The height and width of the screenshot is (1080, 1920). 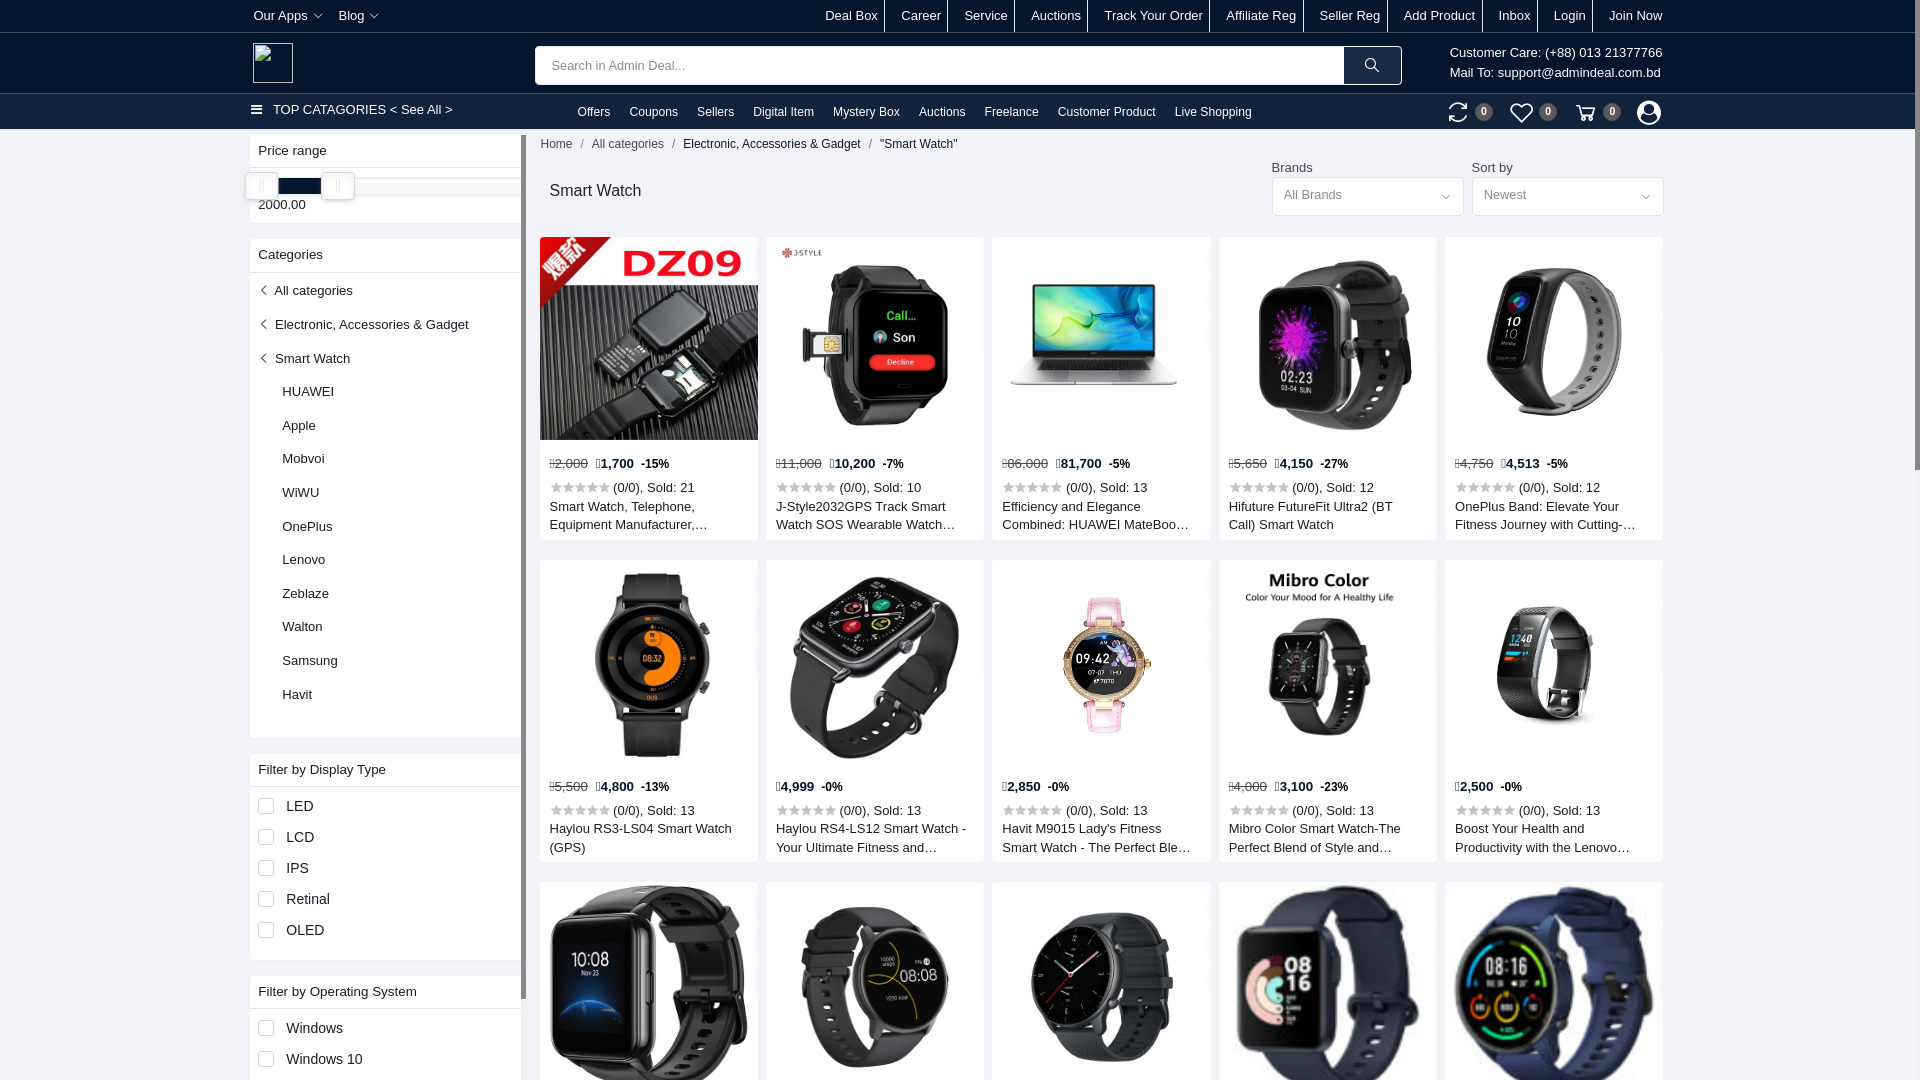 I want to click on 'HUAWEI', so click(x=306, y=391).